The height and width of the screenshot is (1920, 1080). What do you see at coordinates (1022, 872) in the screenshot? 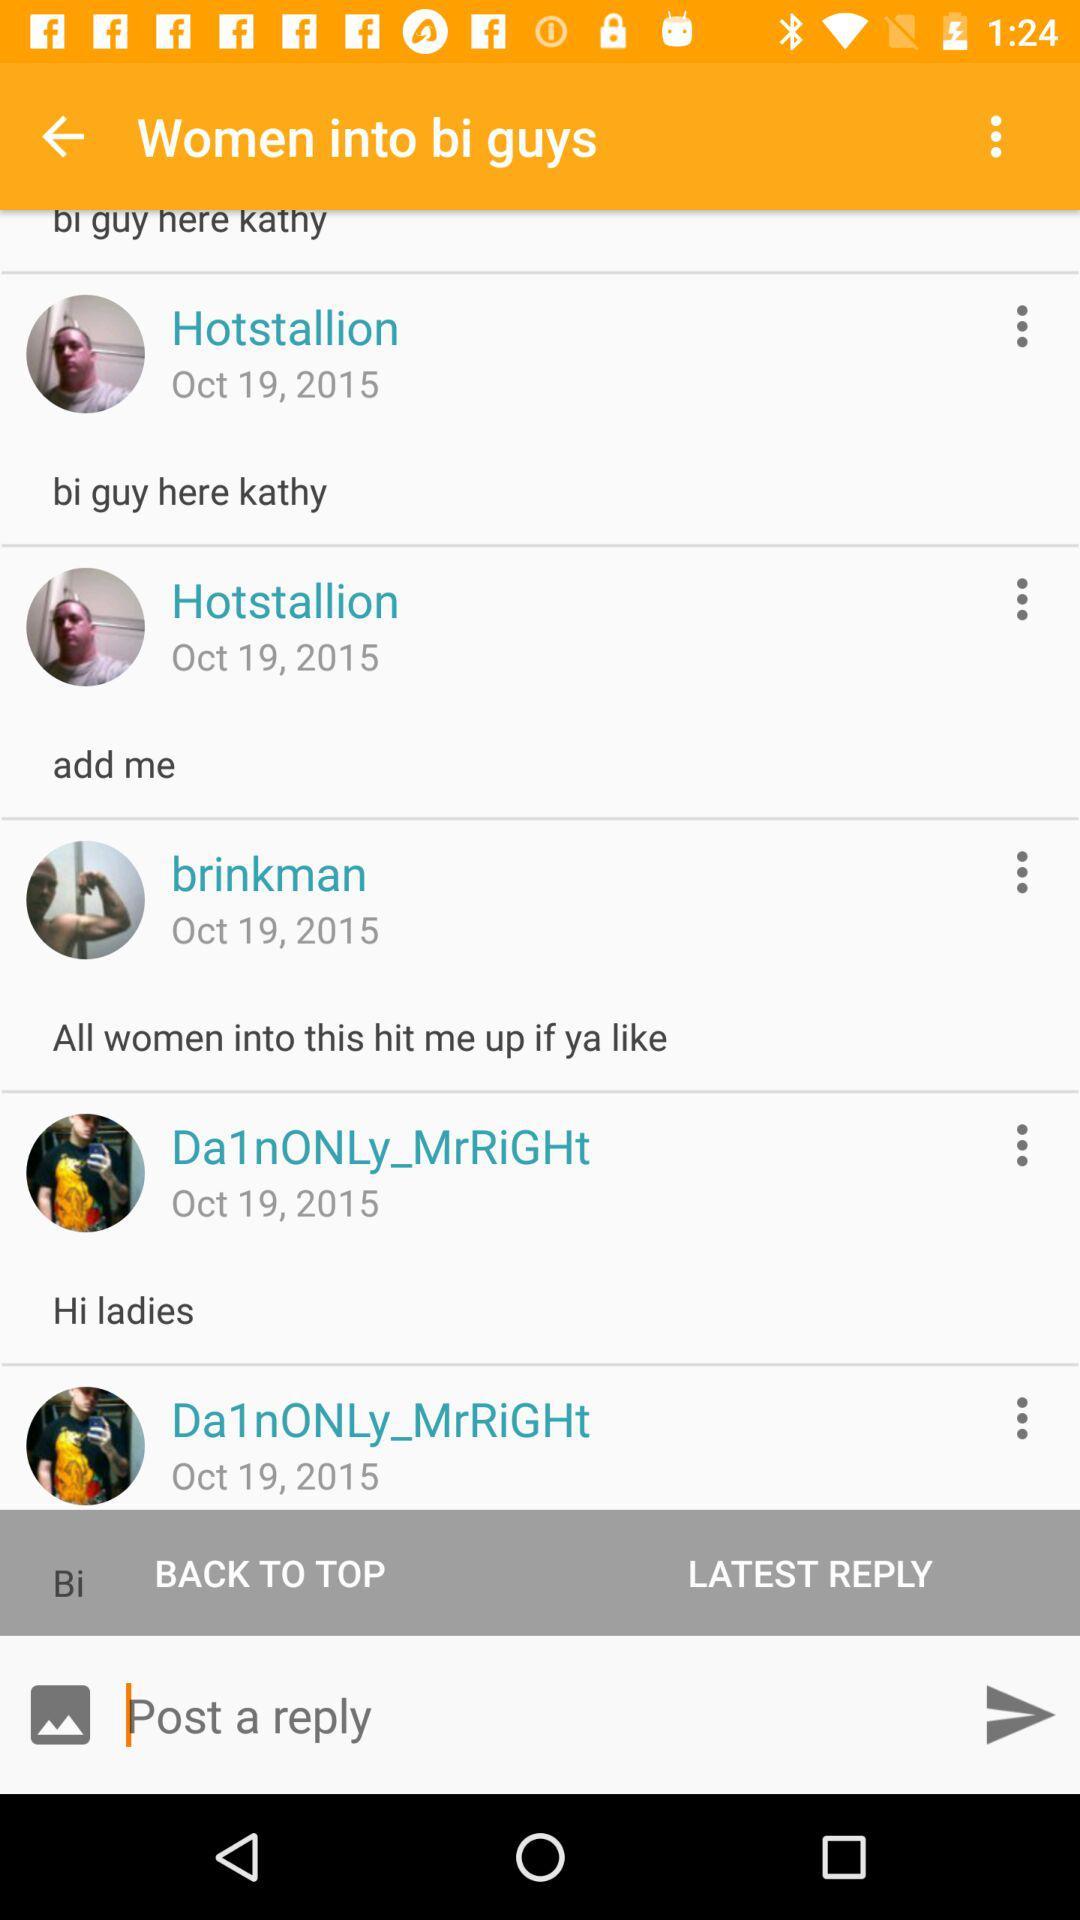
I see `more options` at bounding box center [1022, 872].